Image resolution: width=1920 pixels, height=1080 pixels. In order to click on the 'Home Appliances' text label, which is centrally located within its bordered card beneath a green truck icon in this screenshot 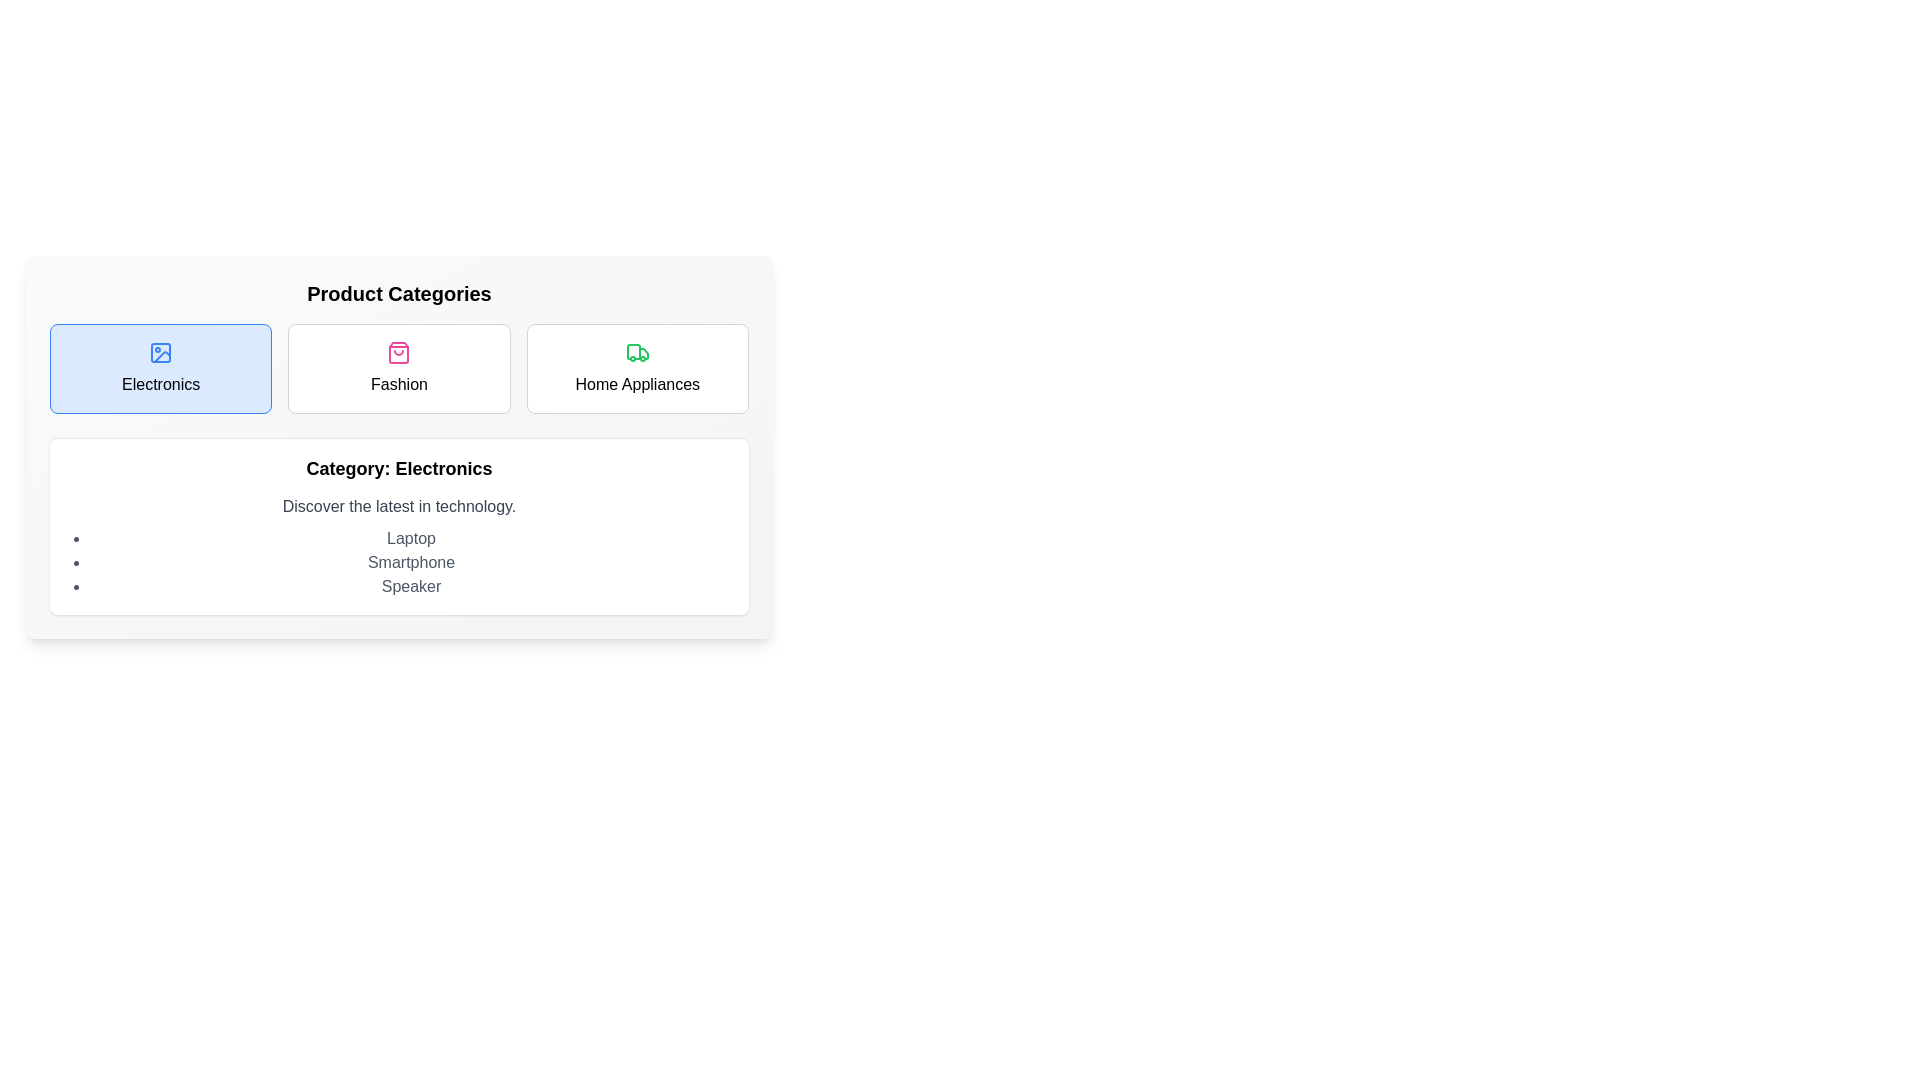, I will do `click(636, 385)`.